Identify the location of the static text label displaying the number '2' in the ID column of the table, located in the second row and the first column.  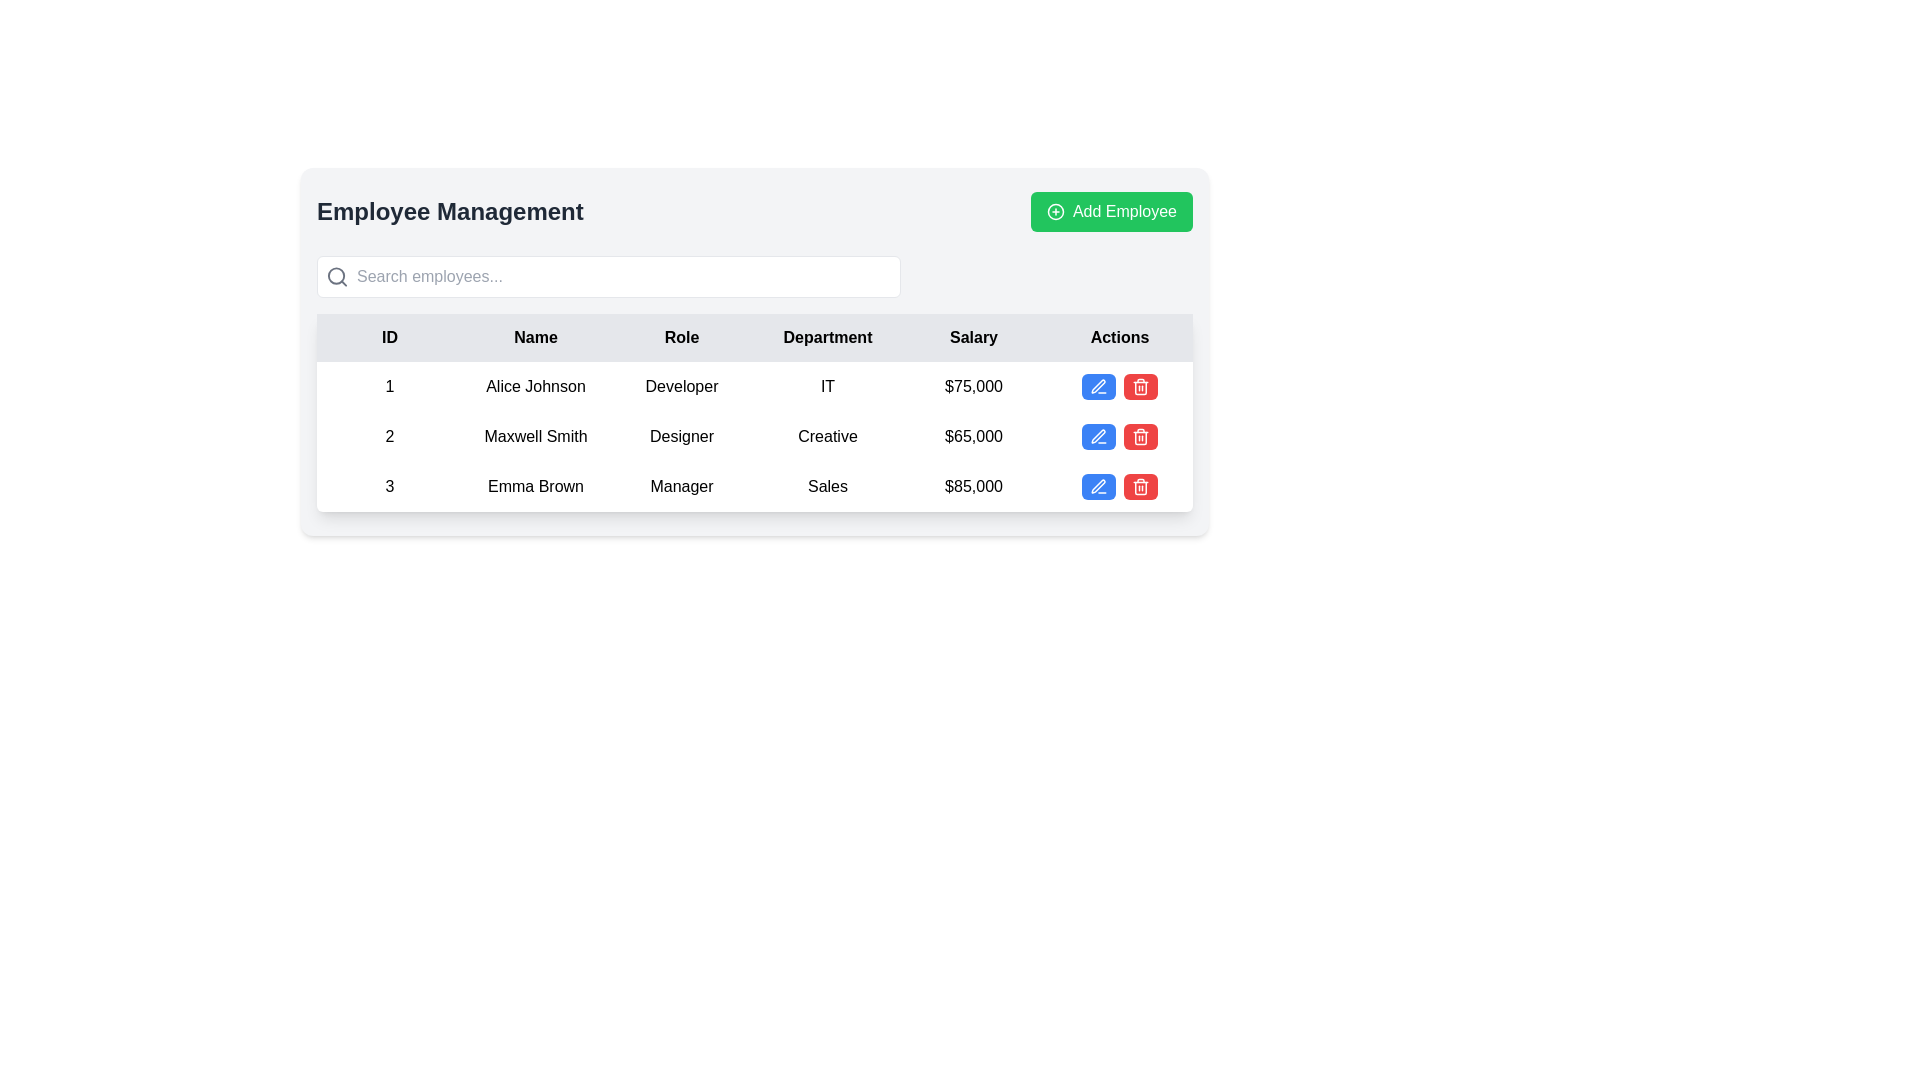
(389, 435).